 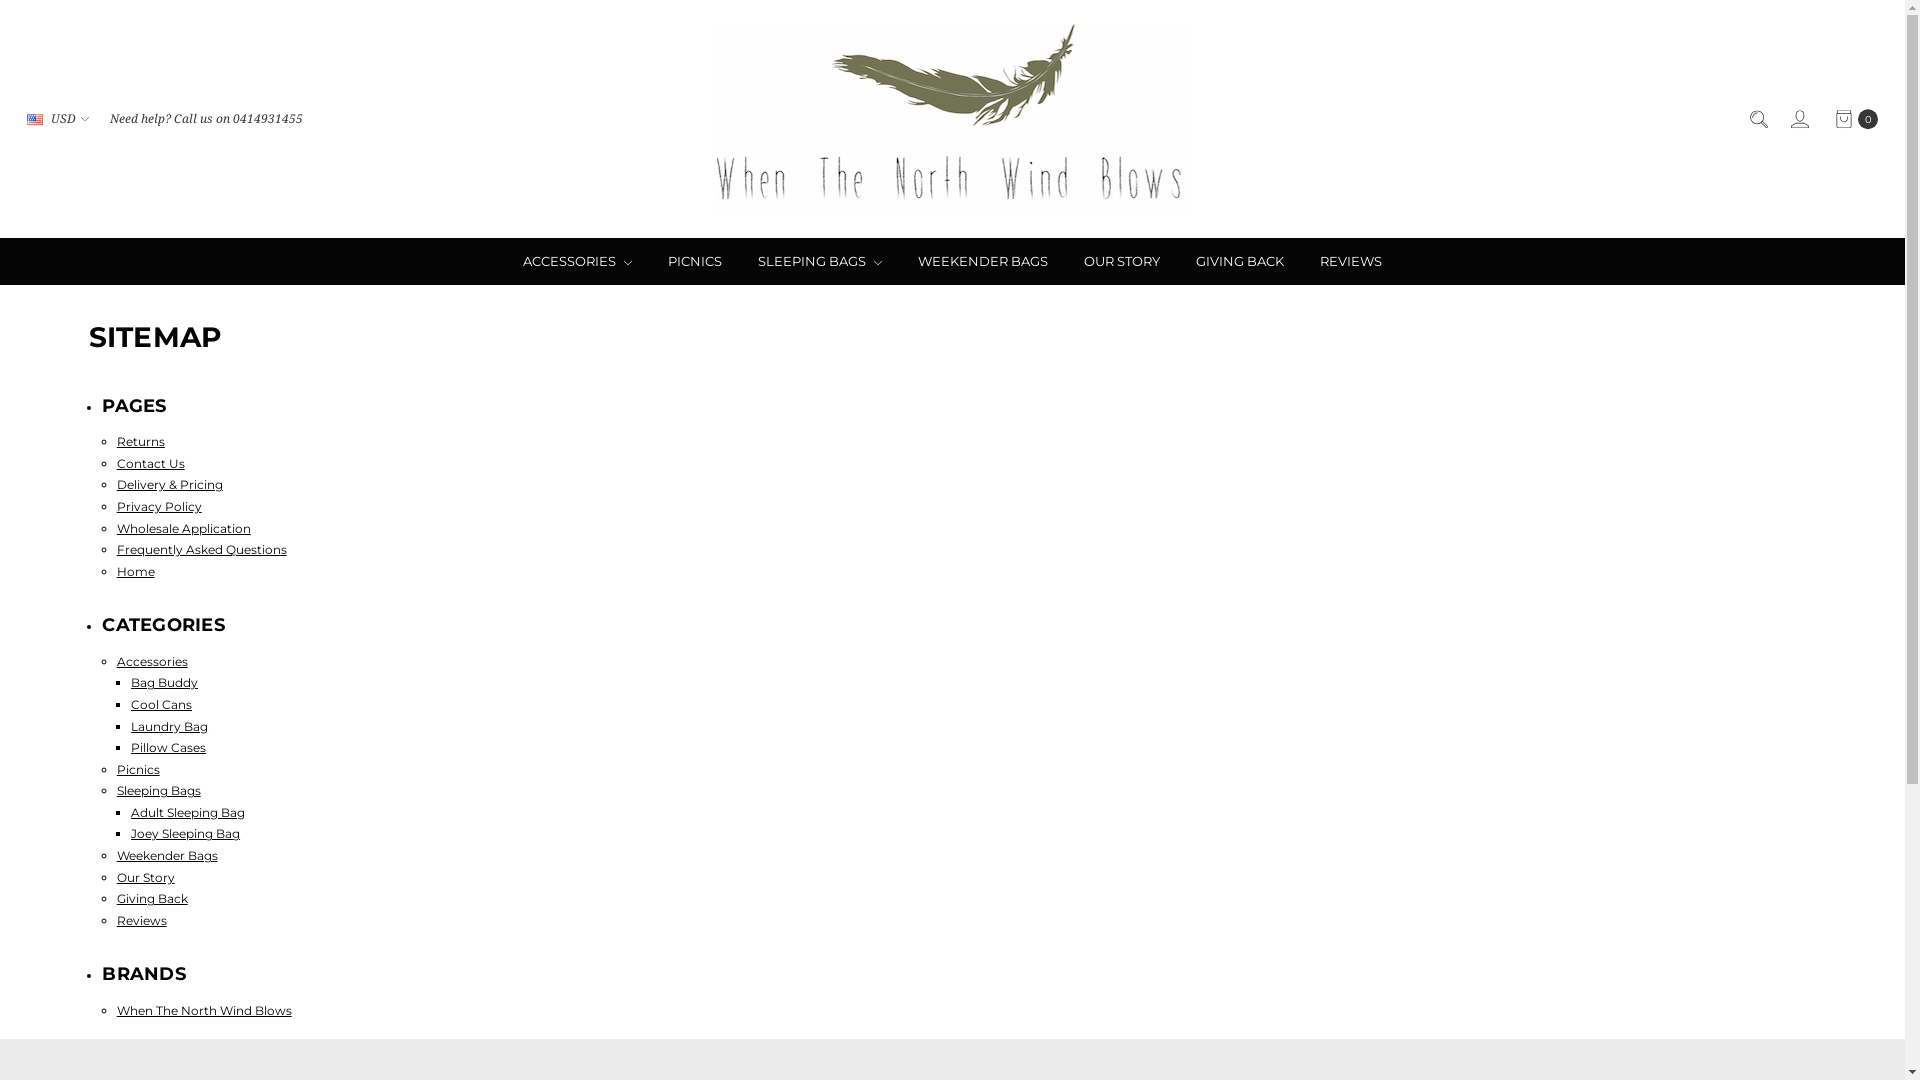 I want to click on 'Laundry Bag', so click(x=129, y=725).